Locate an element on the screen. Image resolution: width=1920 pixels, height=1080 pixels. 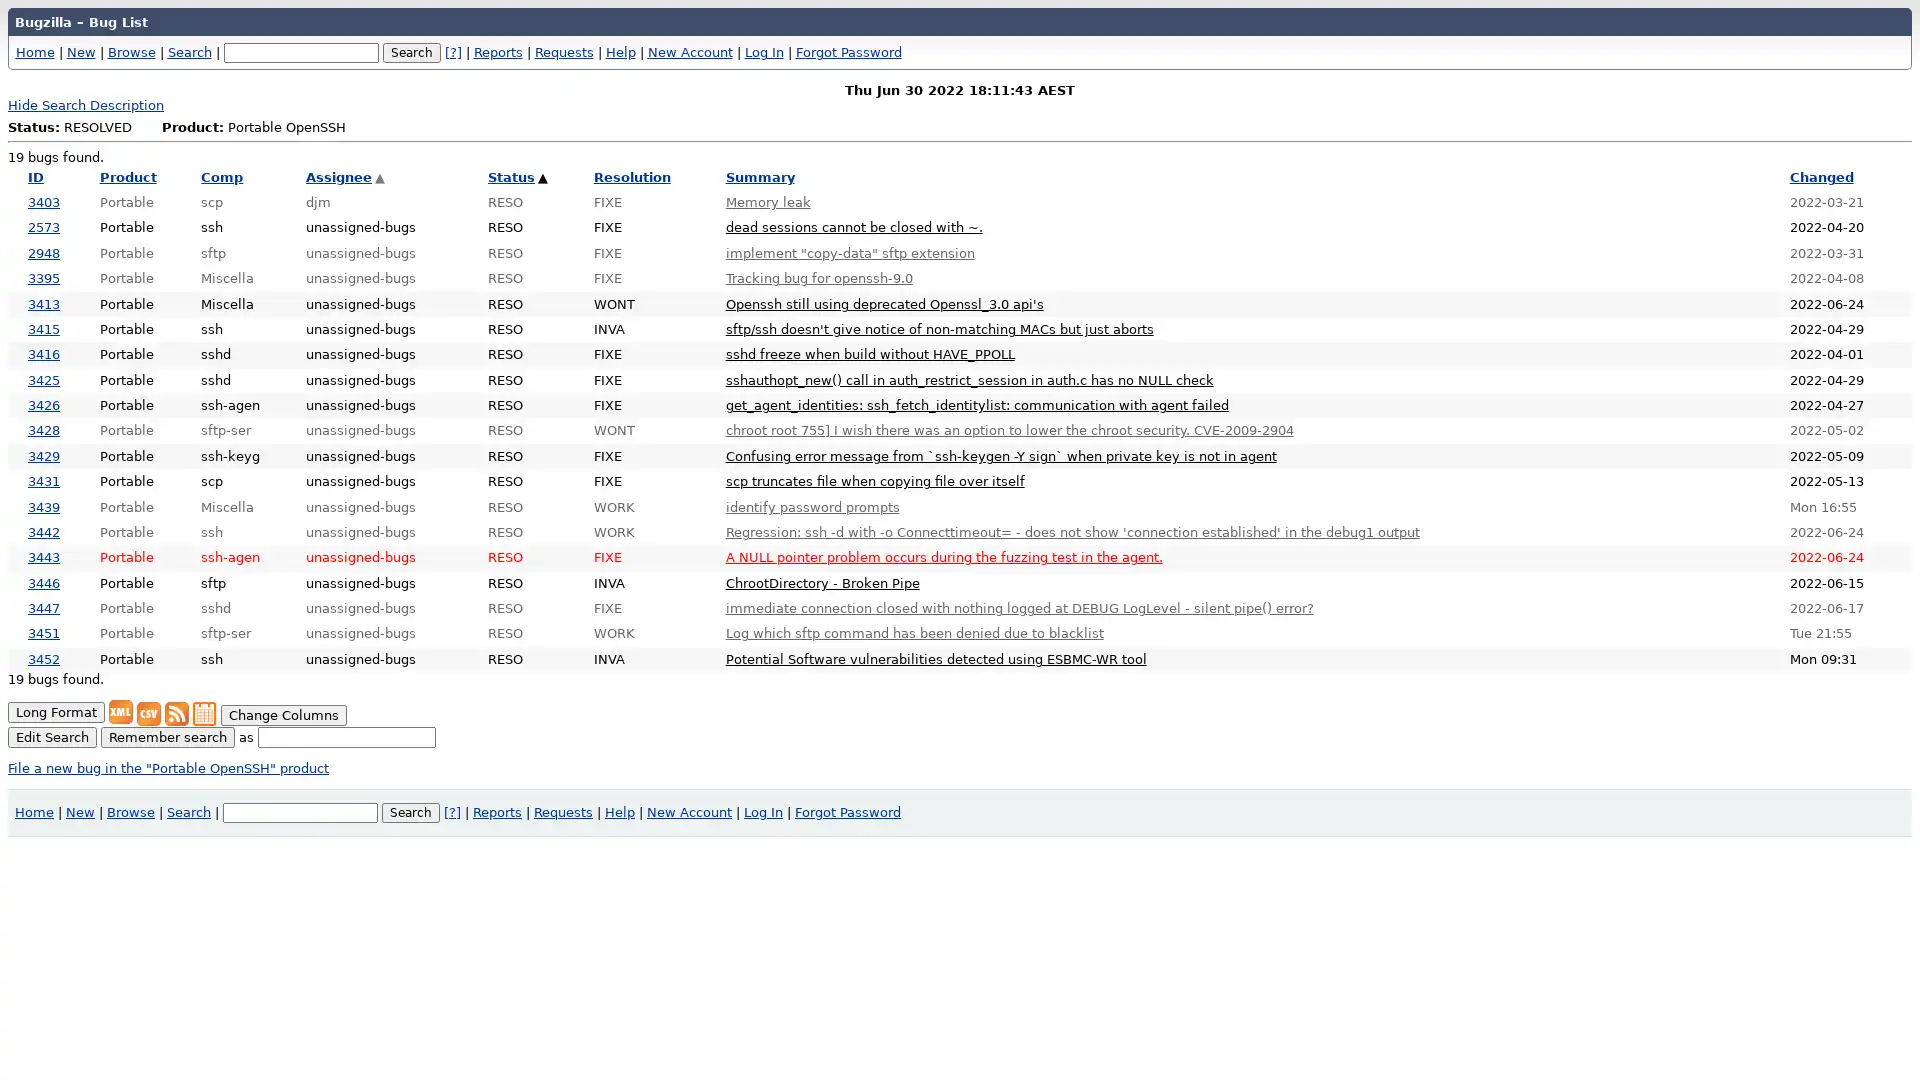
Long Format is located at coordinates (56, 711).